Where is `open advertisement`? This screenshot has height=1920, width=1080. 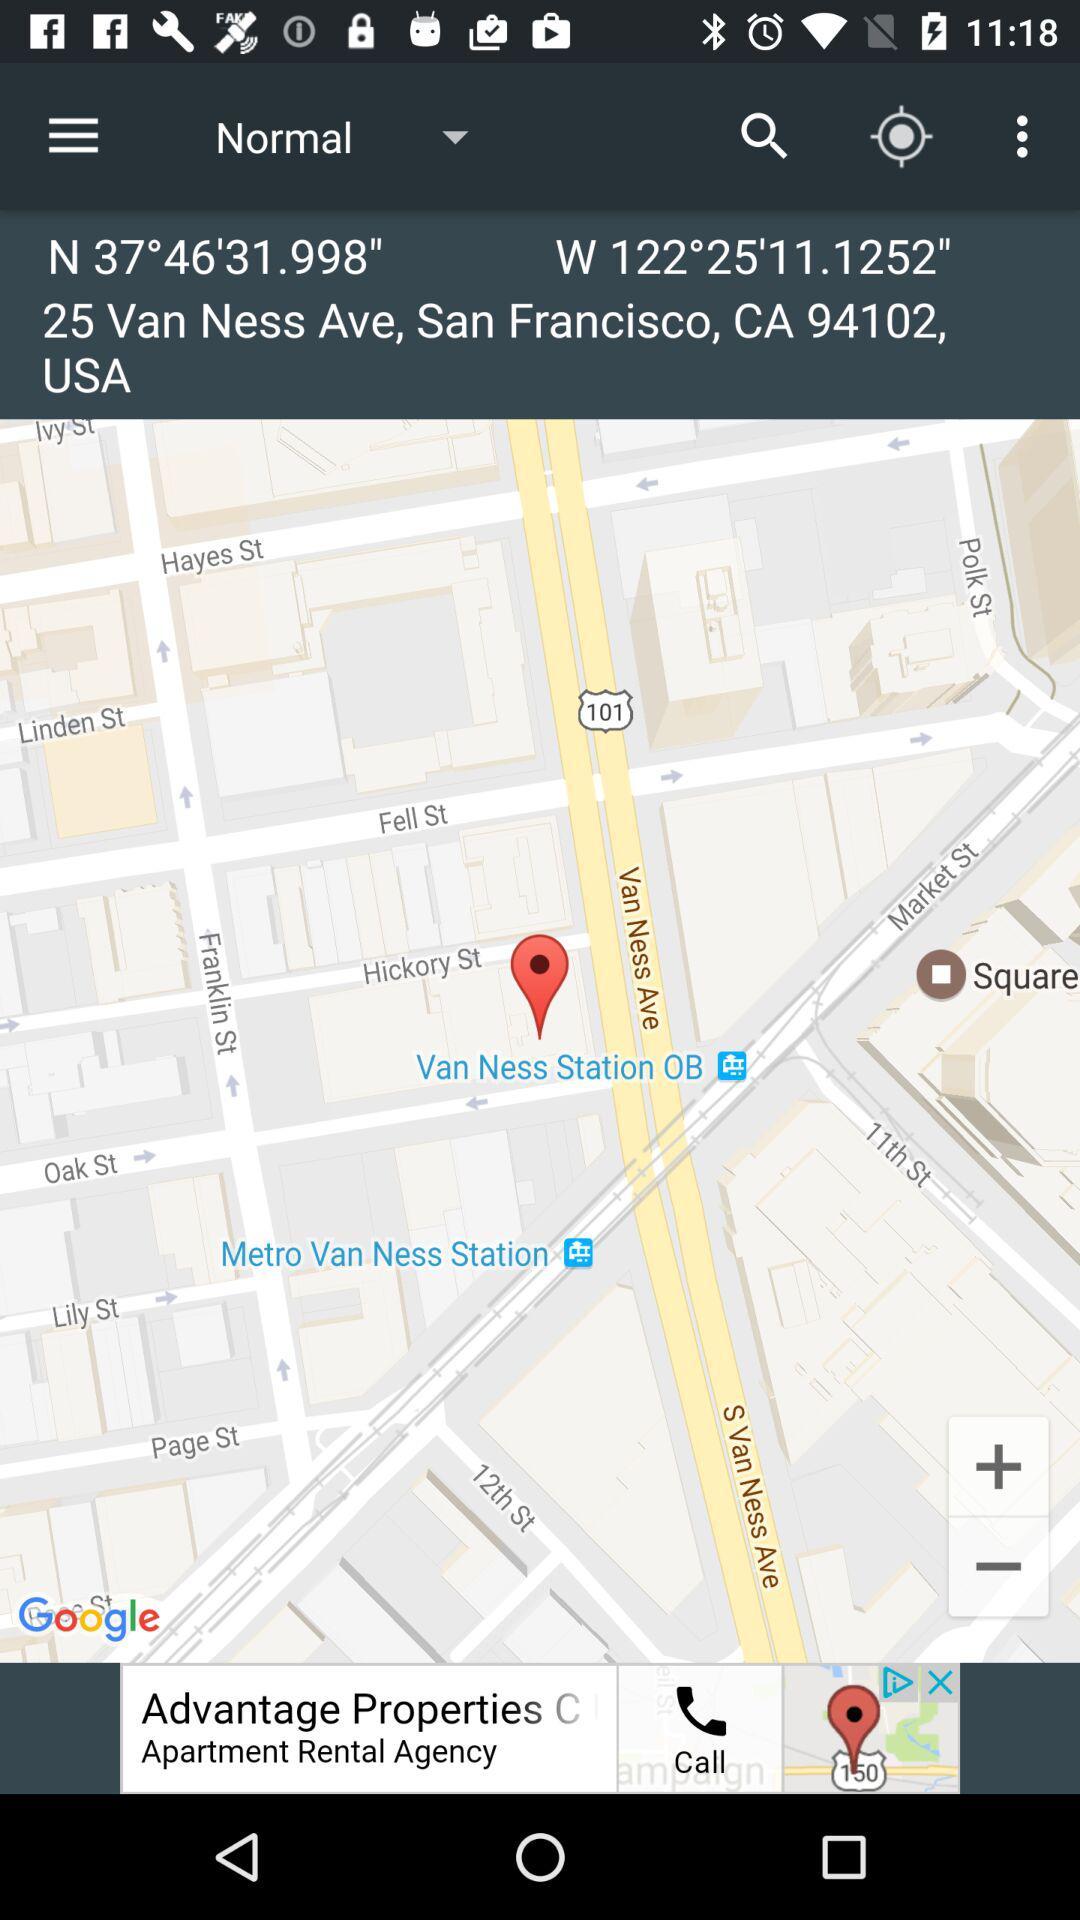 open advertisement is located at coordinates (540, 1727).